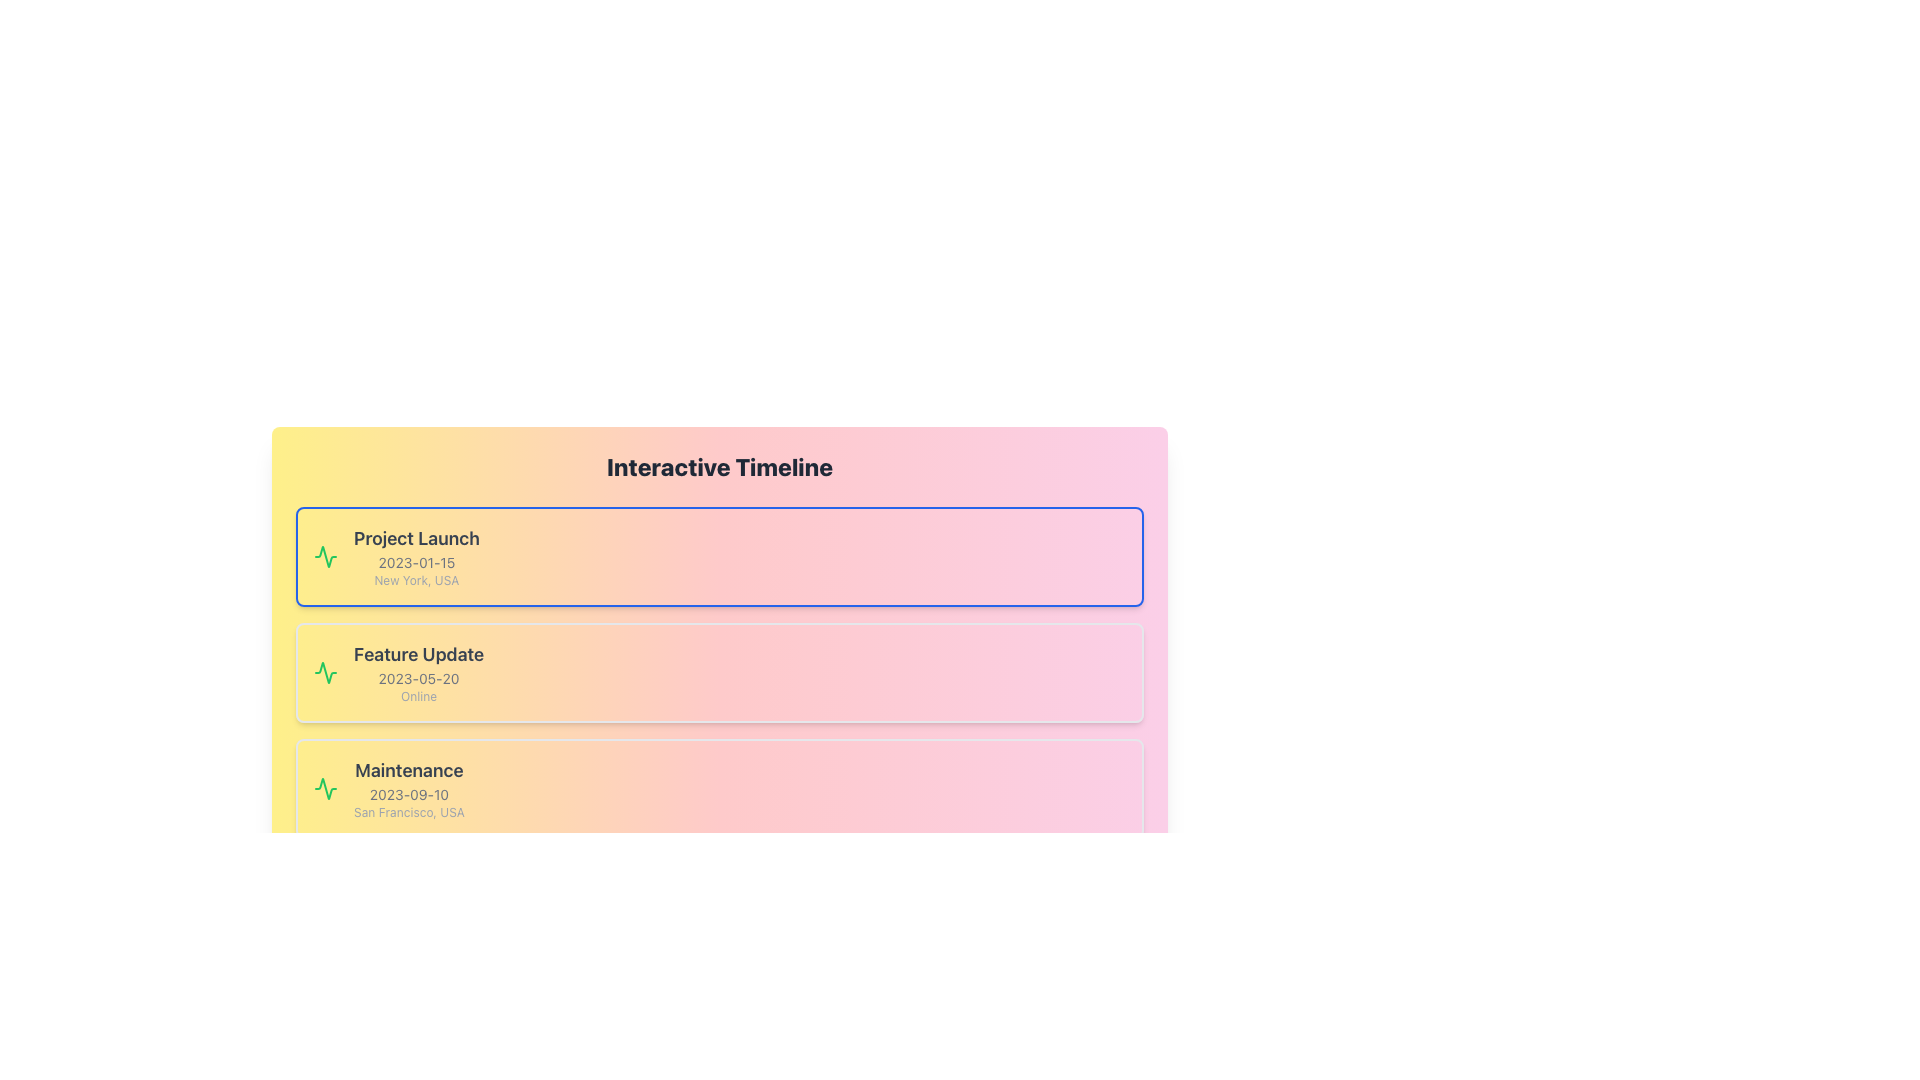 This screenshot has width=1920, height=1080. I want to click on the text label displaying the date associated with the 'Project Launch' item in the timeline interface, located near the top of the vertically stacked layout, so click(416, 563).